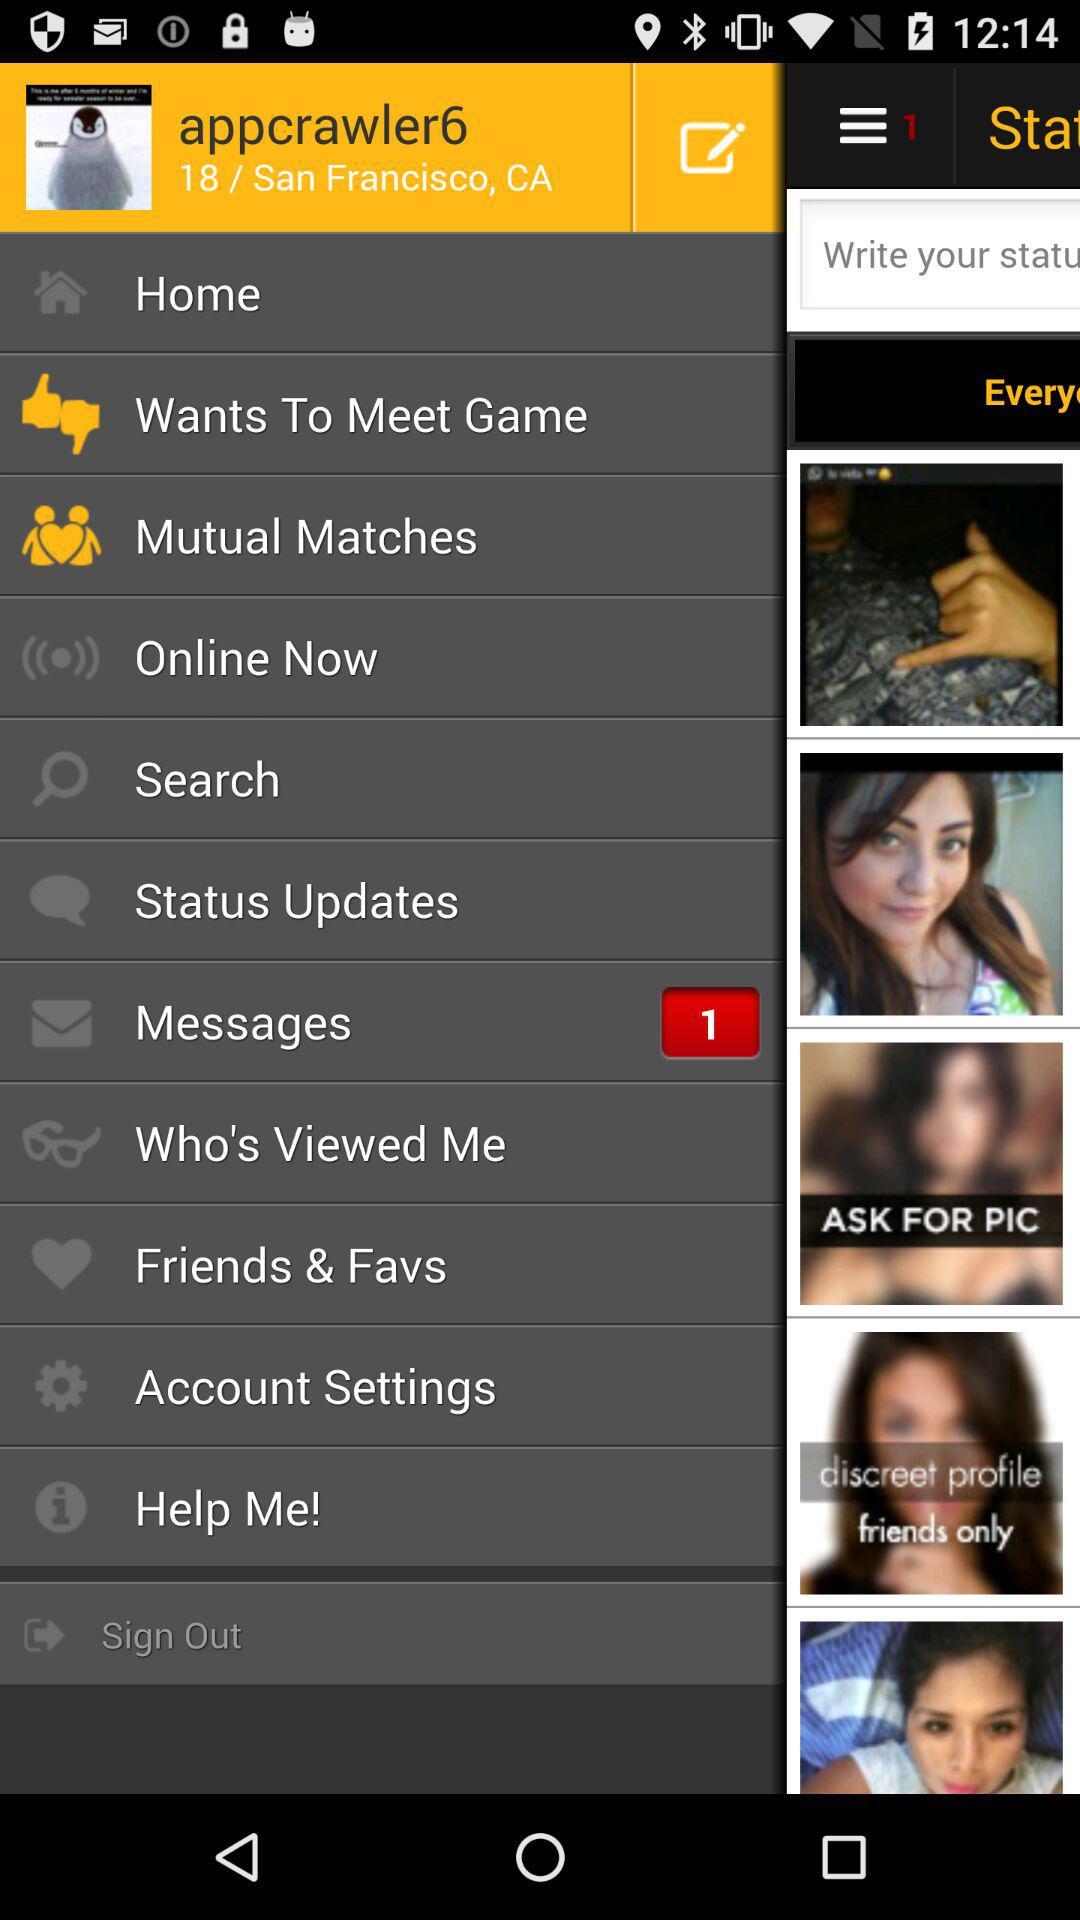 The height and width of the screenshot is (1920, 1080). What do you see at coordinates (393, 777) in the screenshot?
I see `icon below online now` at bounding box center [393, 777].